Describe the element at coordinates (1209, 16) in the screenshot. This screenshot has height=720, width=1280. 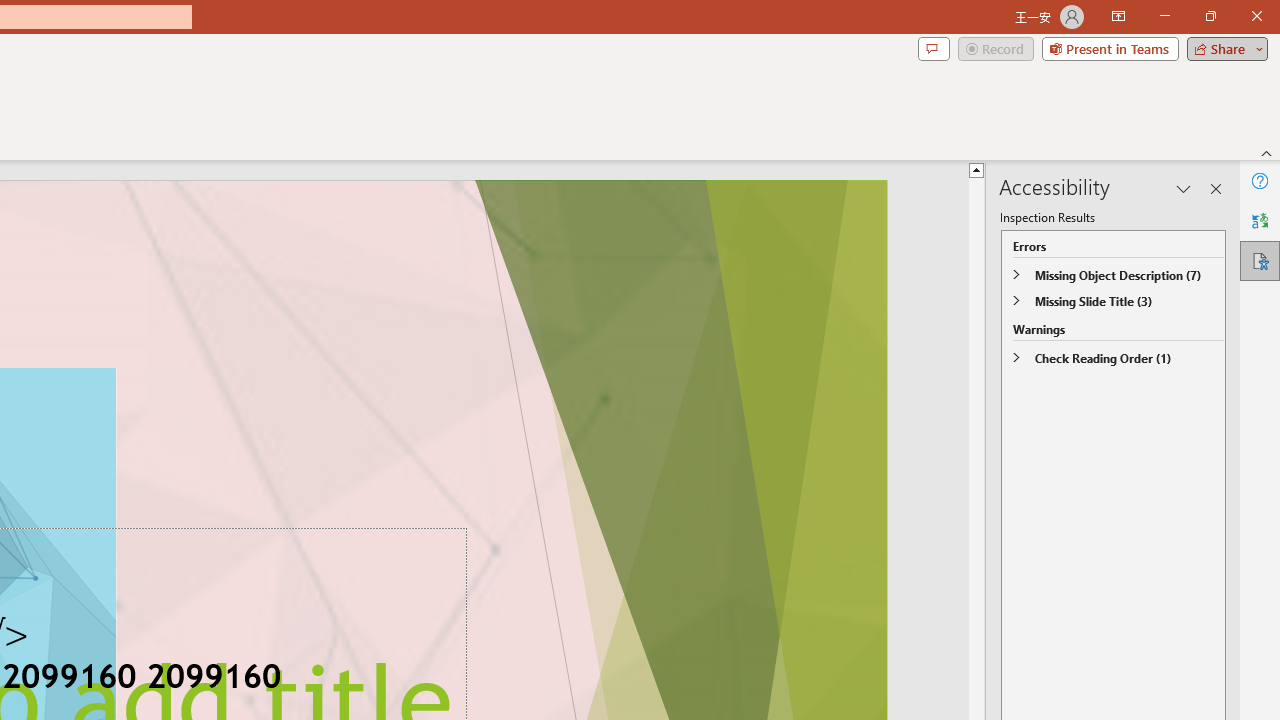
I see `'Restore Down'` at that location.